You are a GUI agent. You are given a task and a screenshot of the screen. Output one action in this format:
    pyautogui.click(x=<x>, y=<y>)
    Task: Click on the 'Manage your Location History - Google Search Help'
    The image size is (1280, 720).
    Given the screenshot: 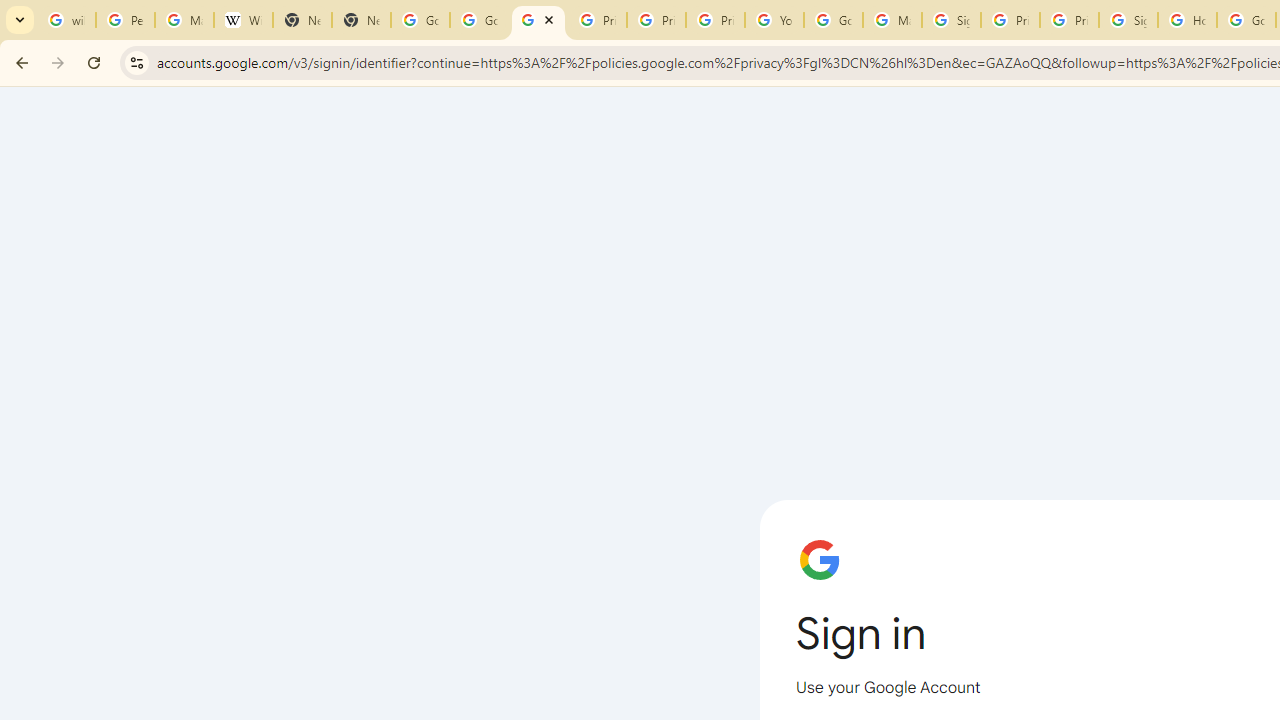 What is the action you would take?
    pyautogui.click(x=184, y=20)
    